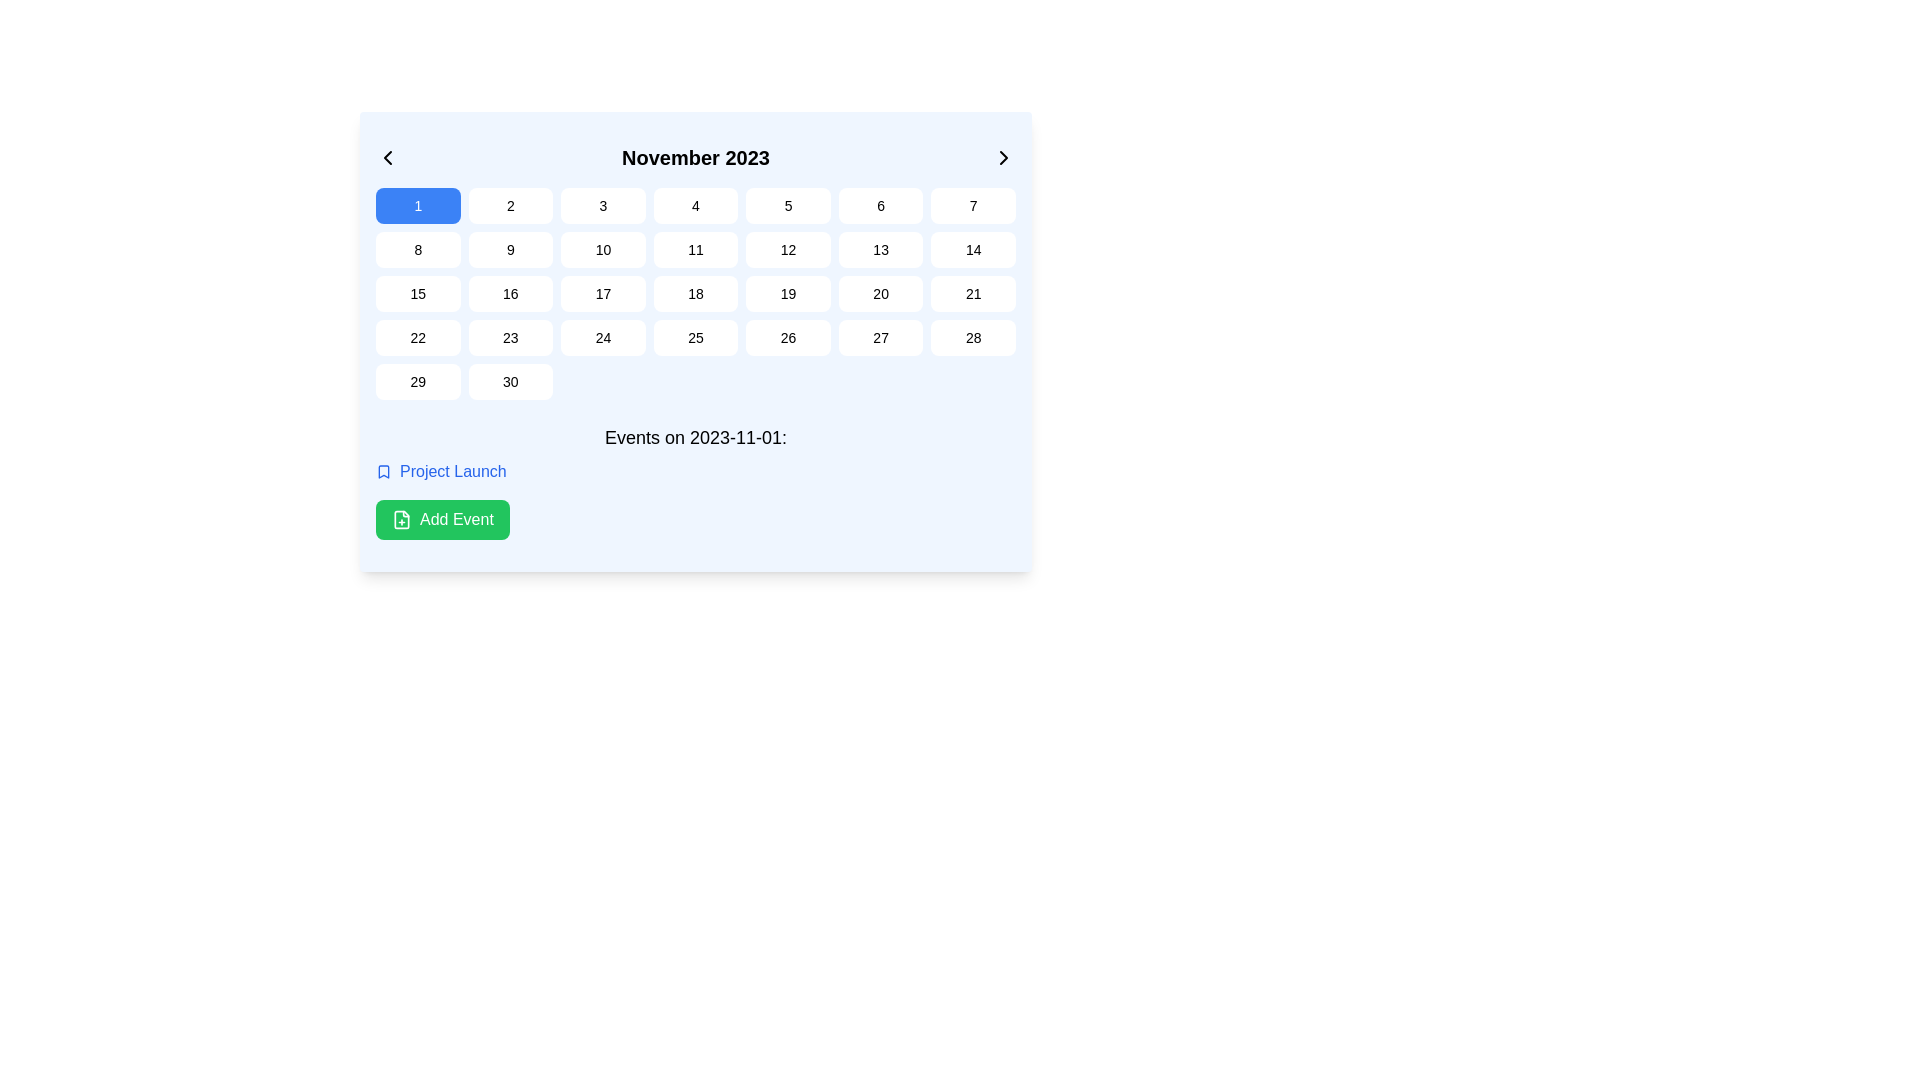 This screenshot has width=1920, height=1080. Describe the element at coordinates (696, 205) in the screenshot. I see `the button representing the selectable day in the calendar located in the first row, fourth column, positioned between '3' and '5'` at that location.